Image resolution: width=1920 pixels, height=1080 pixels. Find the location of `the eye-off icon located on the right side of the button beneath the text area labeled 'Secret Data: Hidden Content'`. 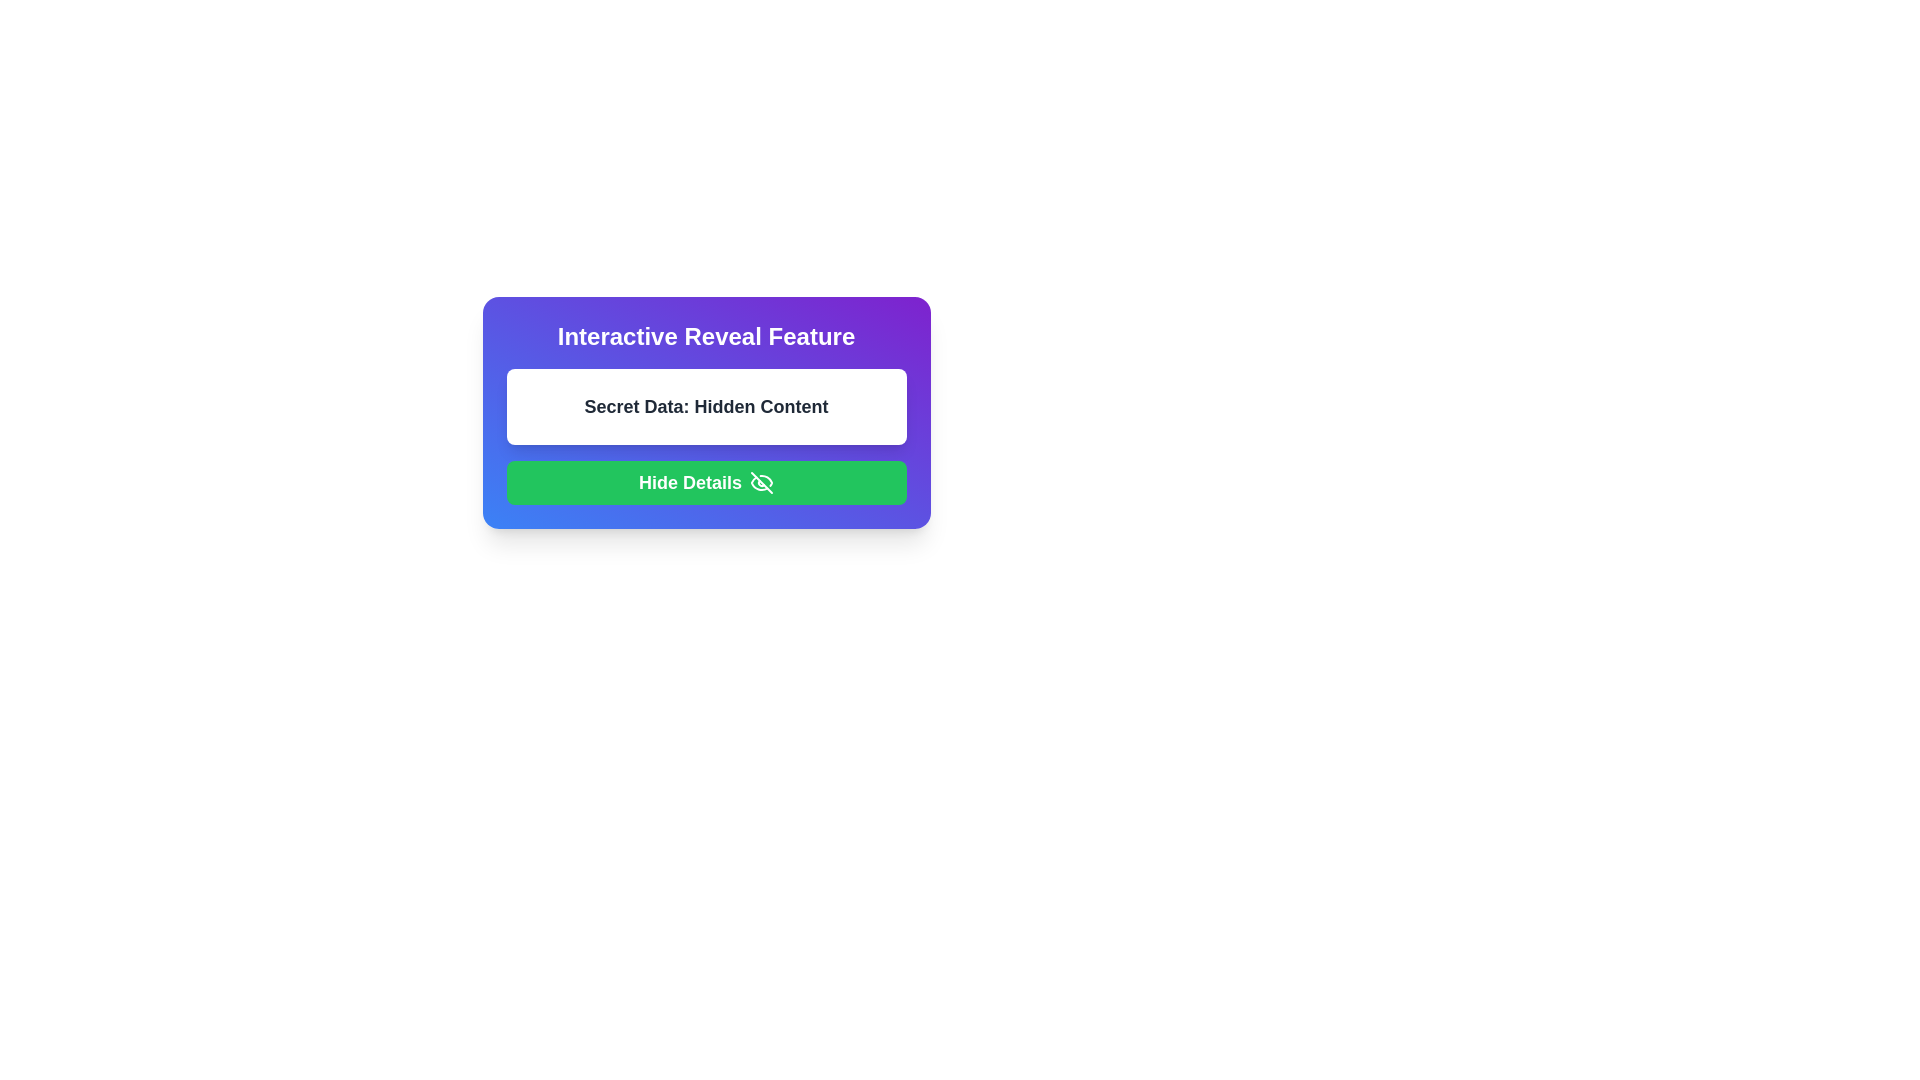

the eye-off icon located on the right side of the button beneath the text area labeled 'Secret Data: Hidden Content' is located at coordinates (761, 482).